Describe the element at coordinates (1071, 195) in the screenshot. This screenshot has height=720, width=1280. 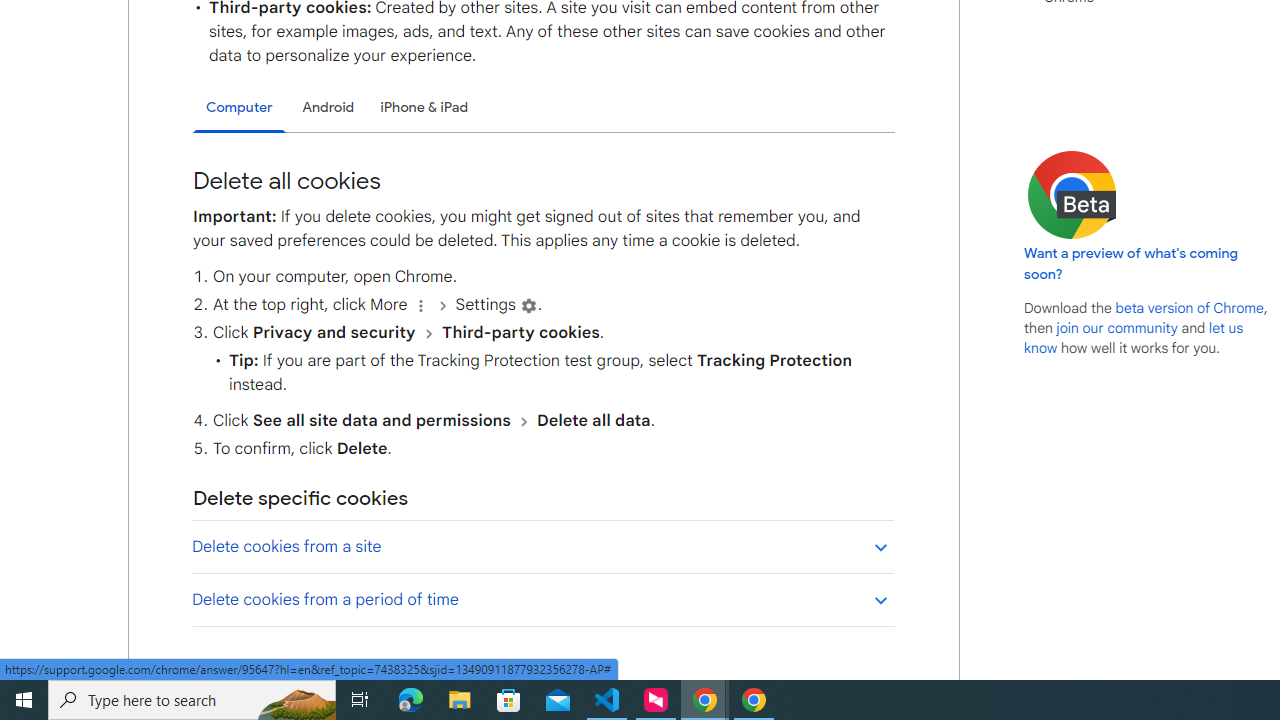
I see `'Chrome Beta logo'` at that location.